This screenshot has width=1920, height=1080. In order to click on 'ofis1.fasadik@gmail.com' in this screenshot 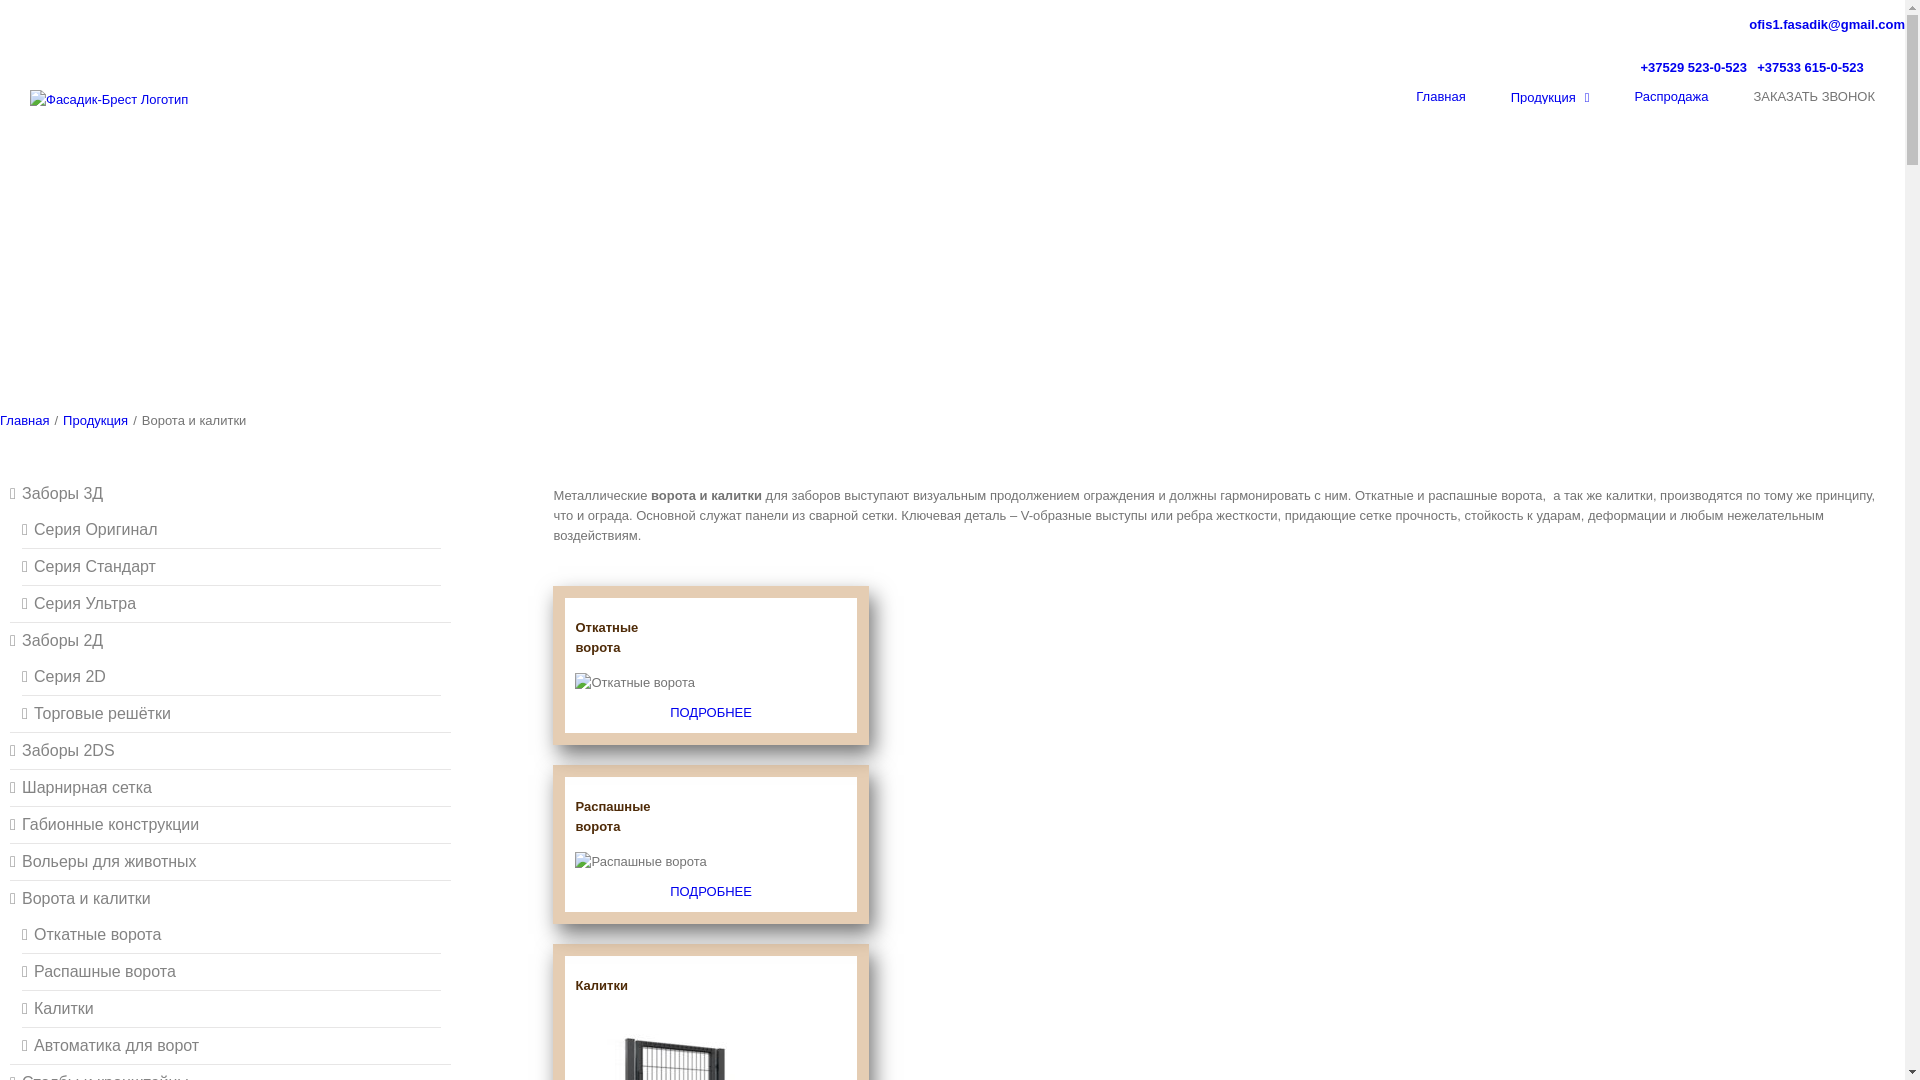, I will do `click(1827, 24)`.